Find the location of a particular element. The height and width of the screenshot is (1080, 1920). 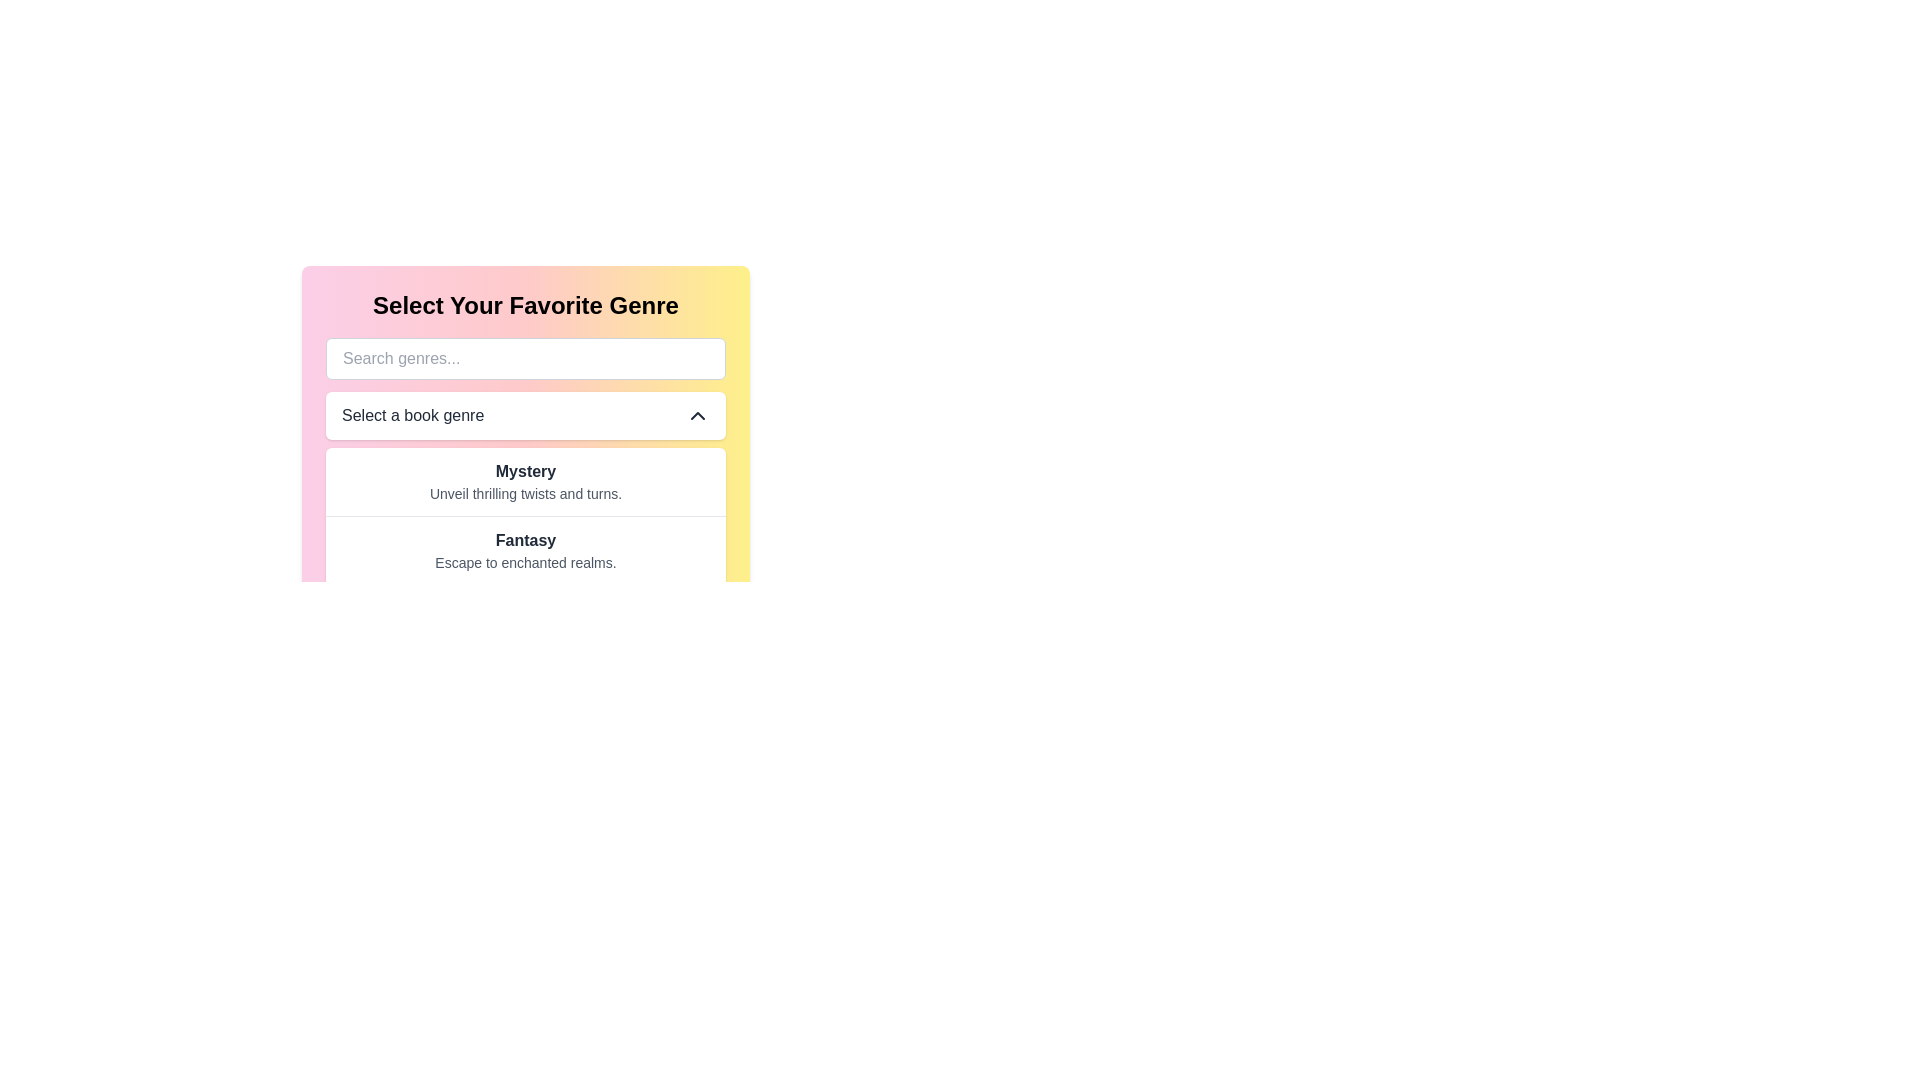

the text label that serves as the title for the 'Mystery' genre, which helps users identify and select this category is located at coordinates (526, 471).